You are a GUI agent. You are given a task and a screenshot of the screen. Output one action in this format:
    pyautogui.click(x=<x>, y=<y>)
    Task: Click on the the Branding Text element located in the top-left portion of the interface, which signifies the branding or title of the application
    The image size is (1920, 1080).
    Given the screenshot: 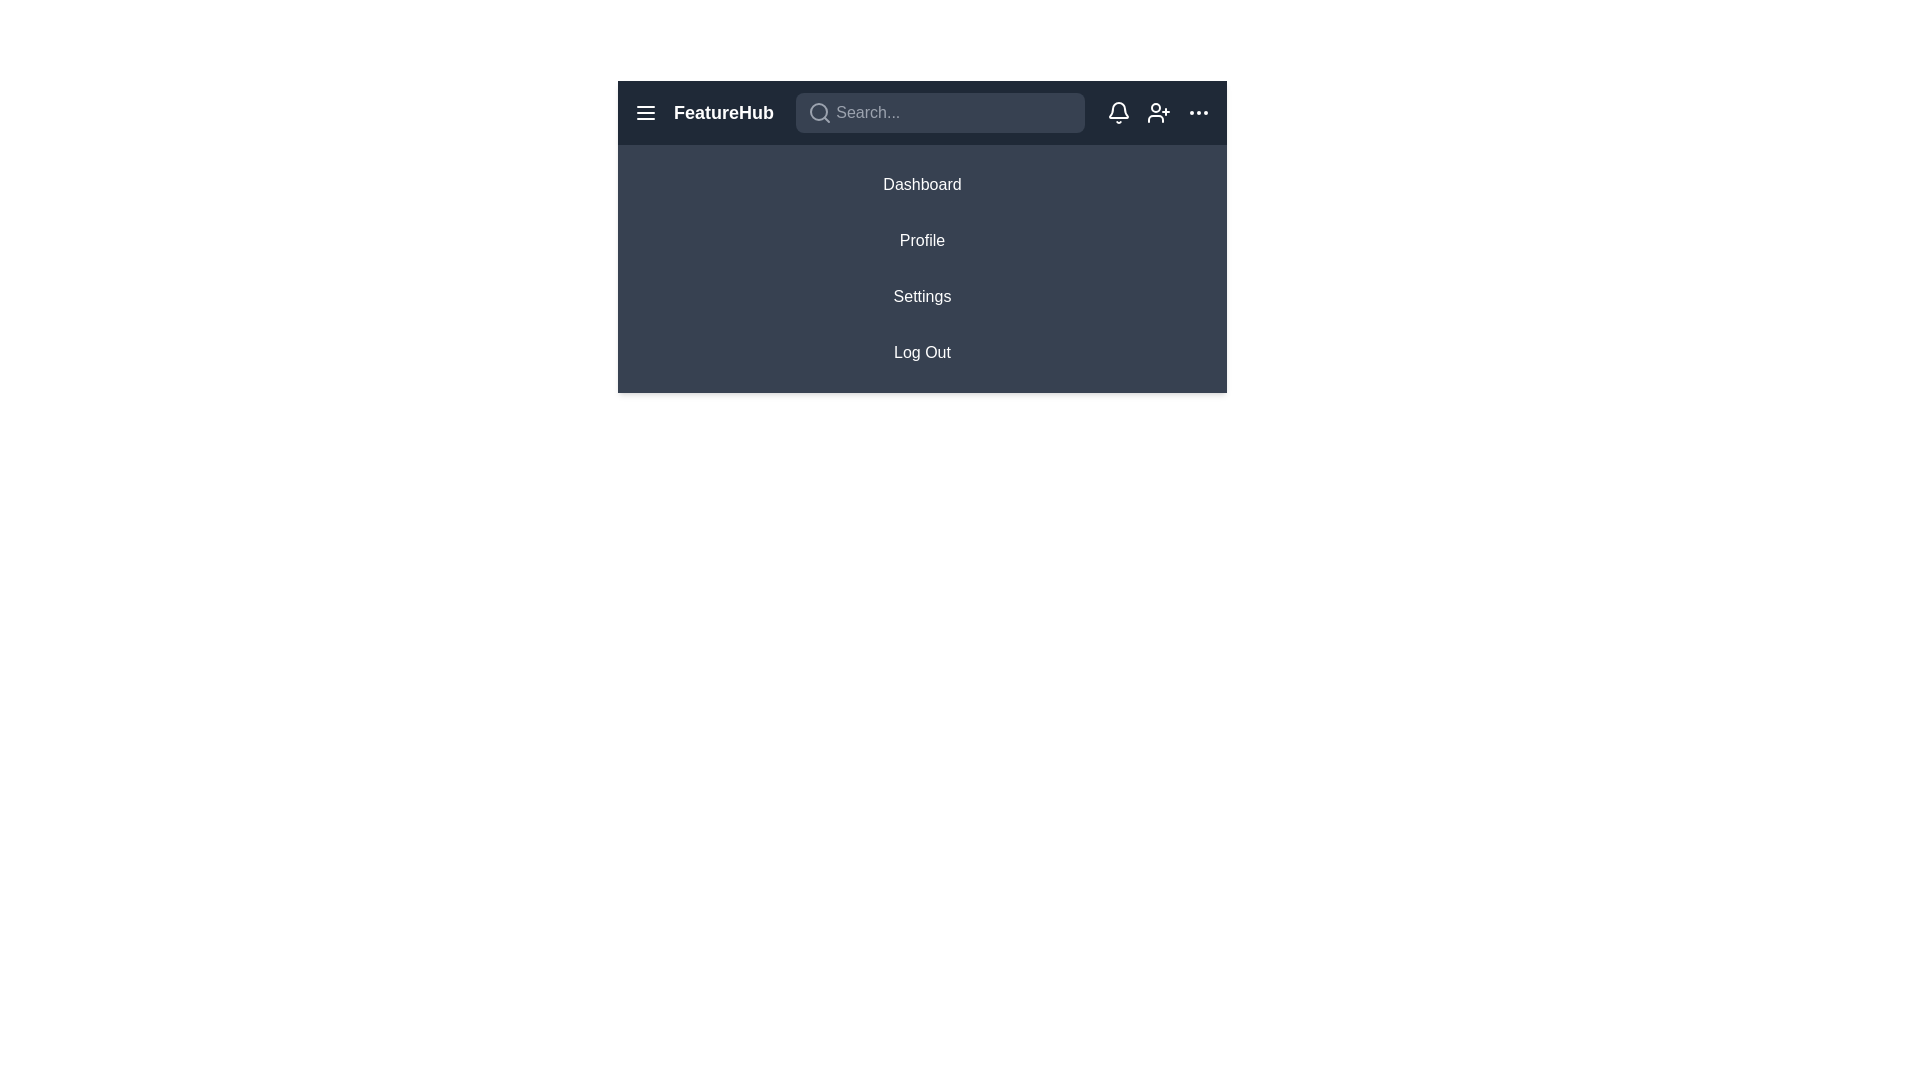 What is the action you would take?
    pyautogui.click(x=704, y=112)
    